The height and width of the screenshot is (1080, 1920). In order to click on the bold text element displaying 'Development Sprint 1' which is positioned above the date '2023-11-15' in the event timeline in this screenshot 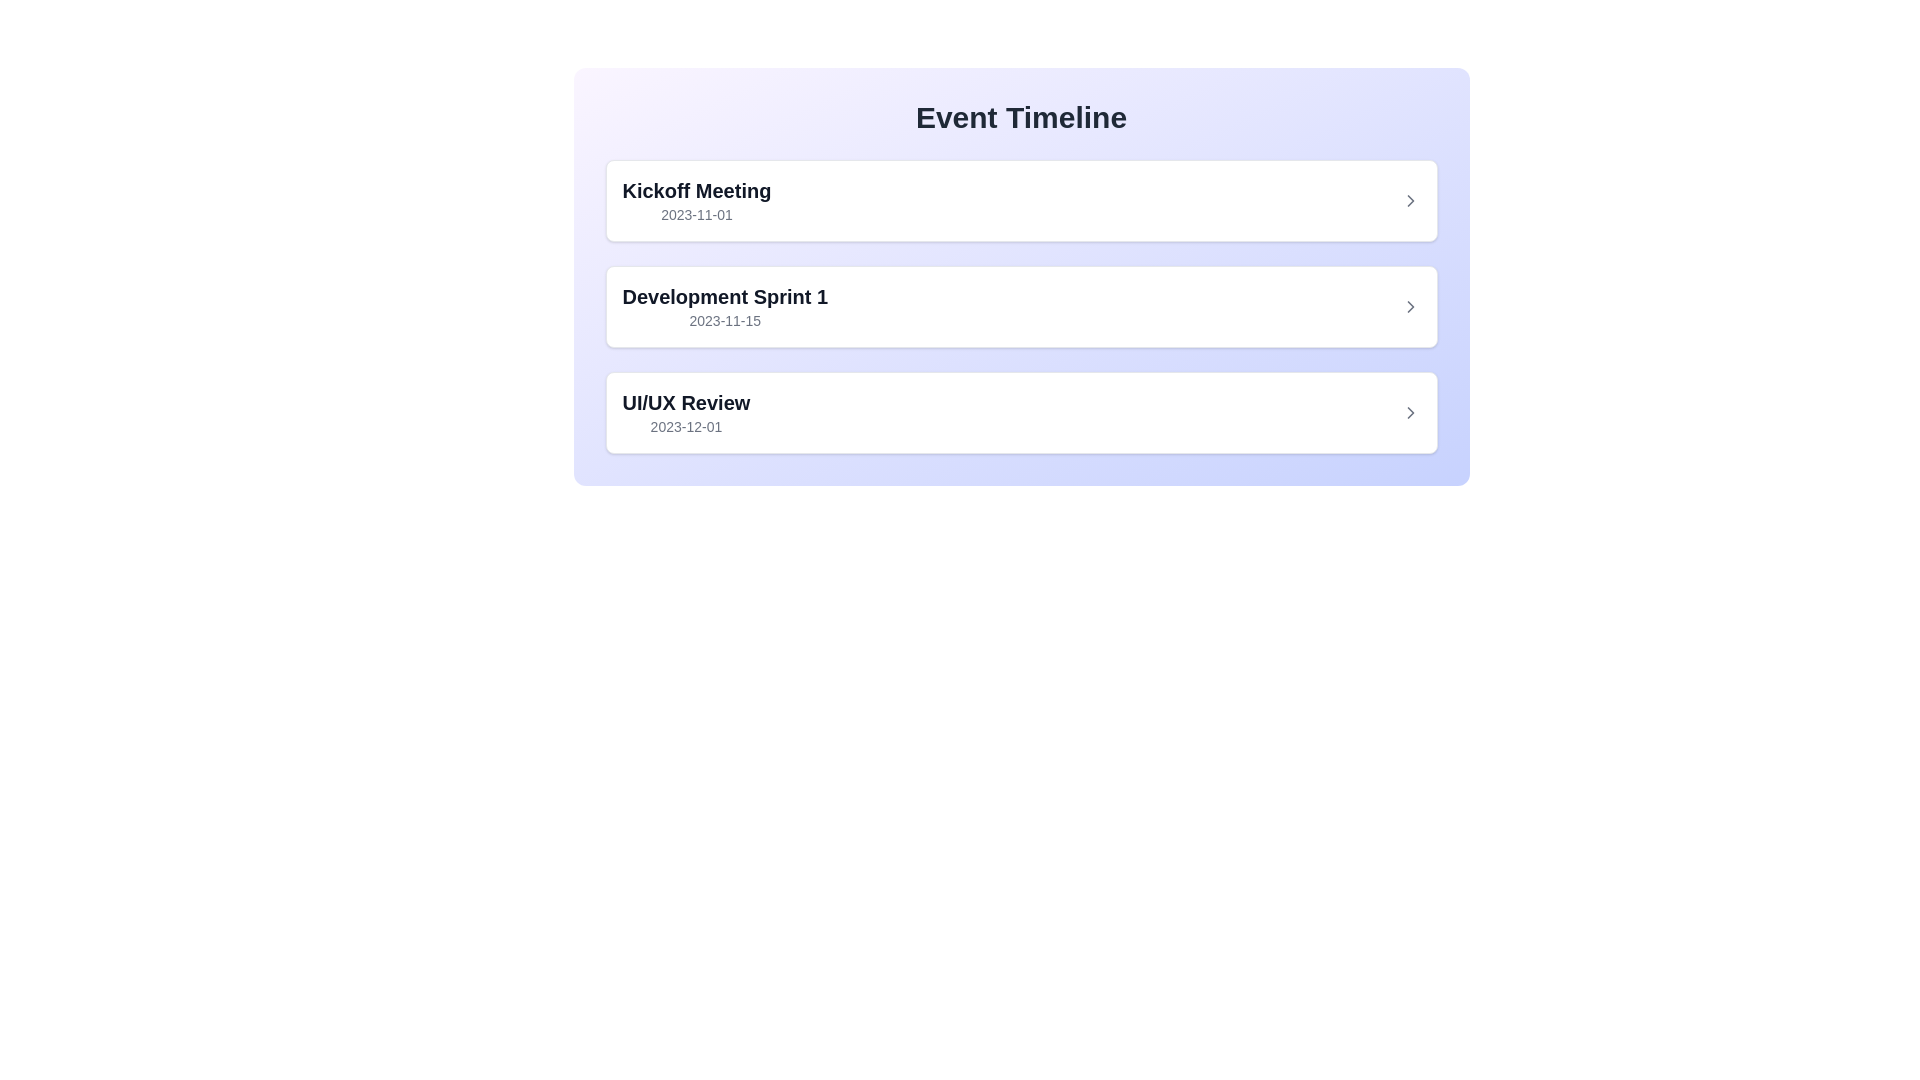, I will do `click(724, 297)`.